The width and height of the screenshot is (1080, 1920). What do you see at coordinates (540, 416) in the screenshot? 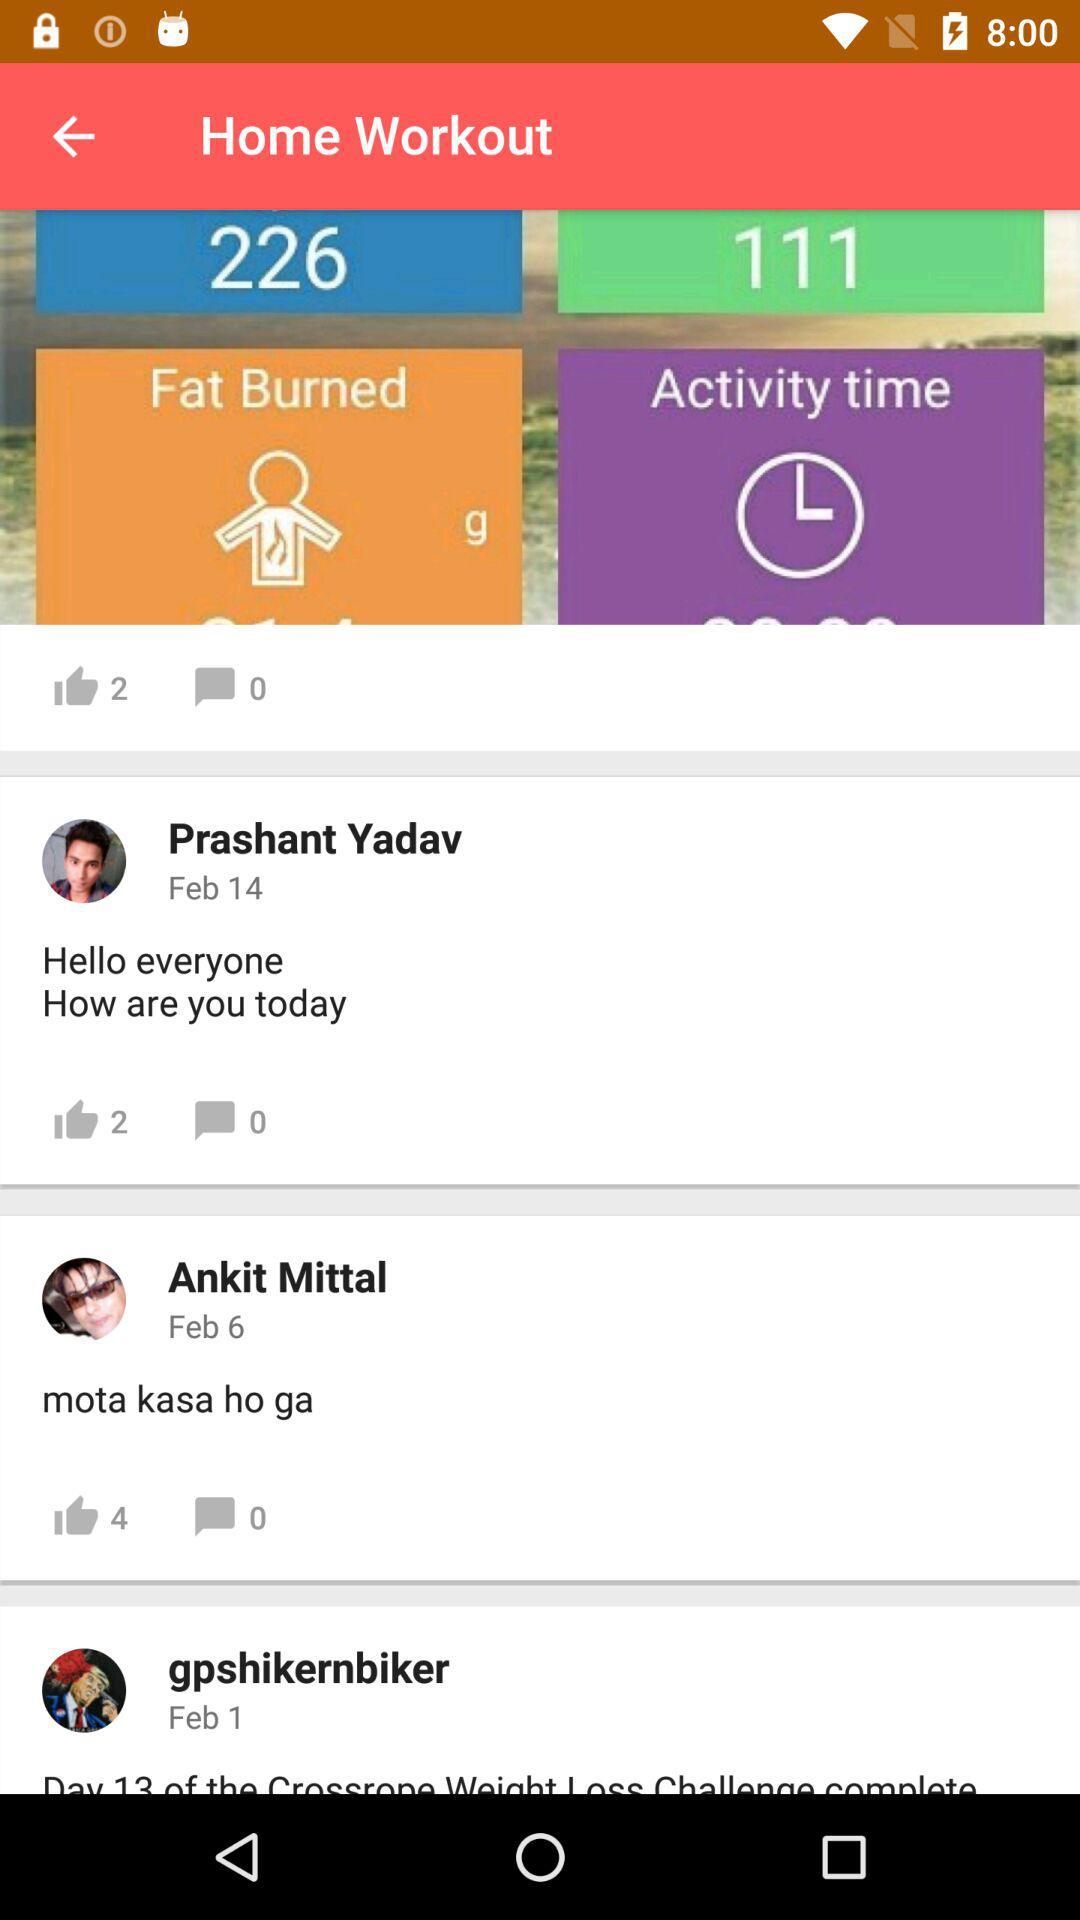
I see `fat burned activity time` at bounding box center [540, 416].